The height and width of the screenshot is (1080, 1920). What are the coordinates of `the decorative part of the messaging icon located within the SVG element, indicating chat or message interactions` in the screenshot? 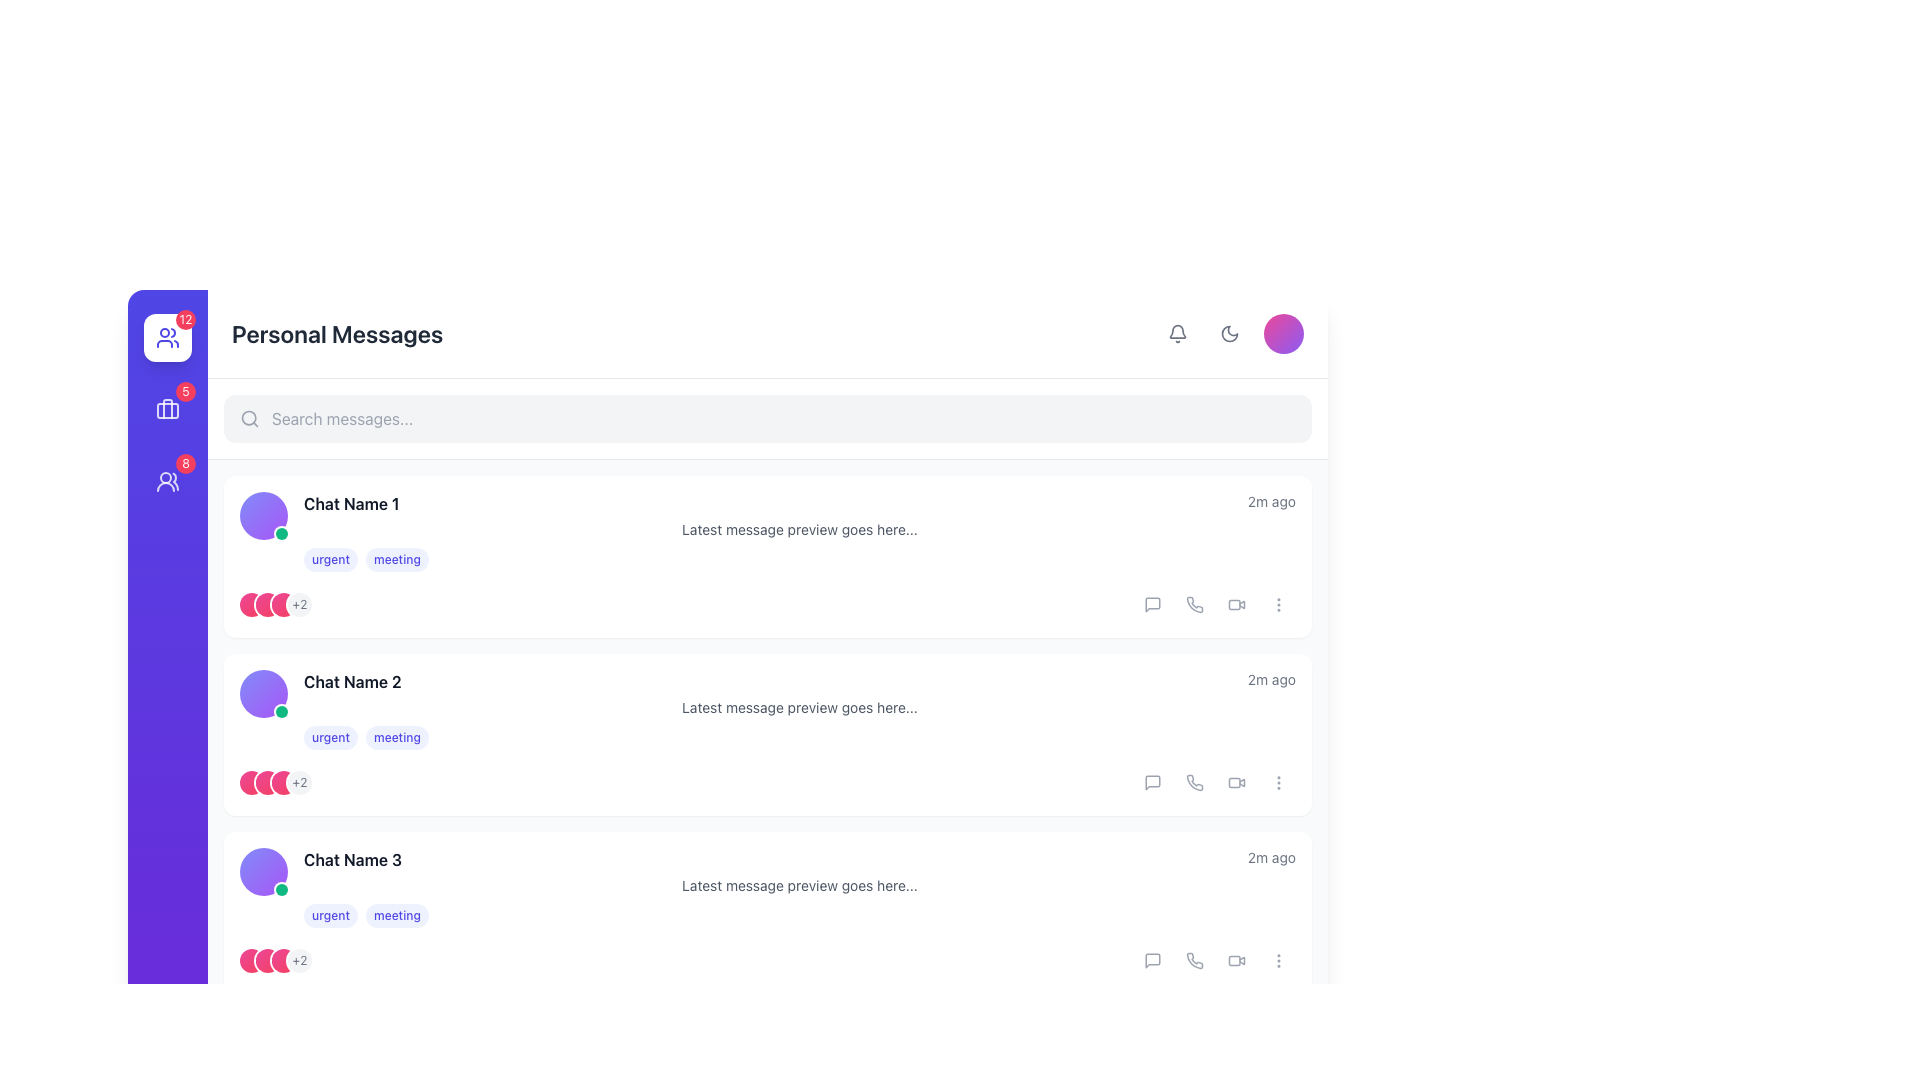 It's located at (1152, 959).